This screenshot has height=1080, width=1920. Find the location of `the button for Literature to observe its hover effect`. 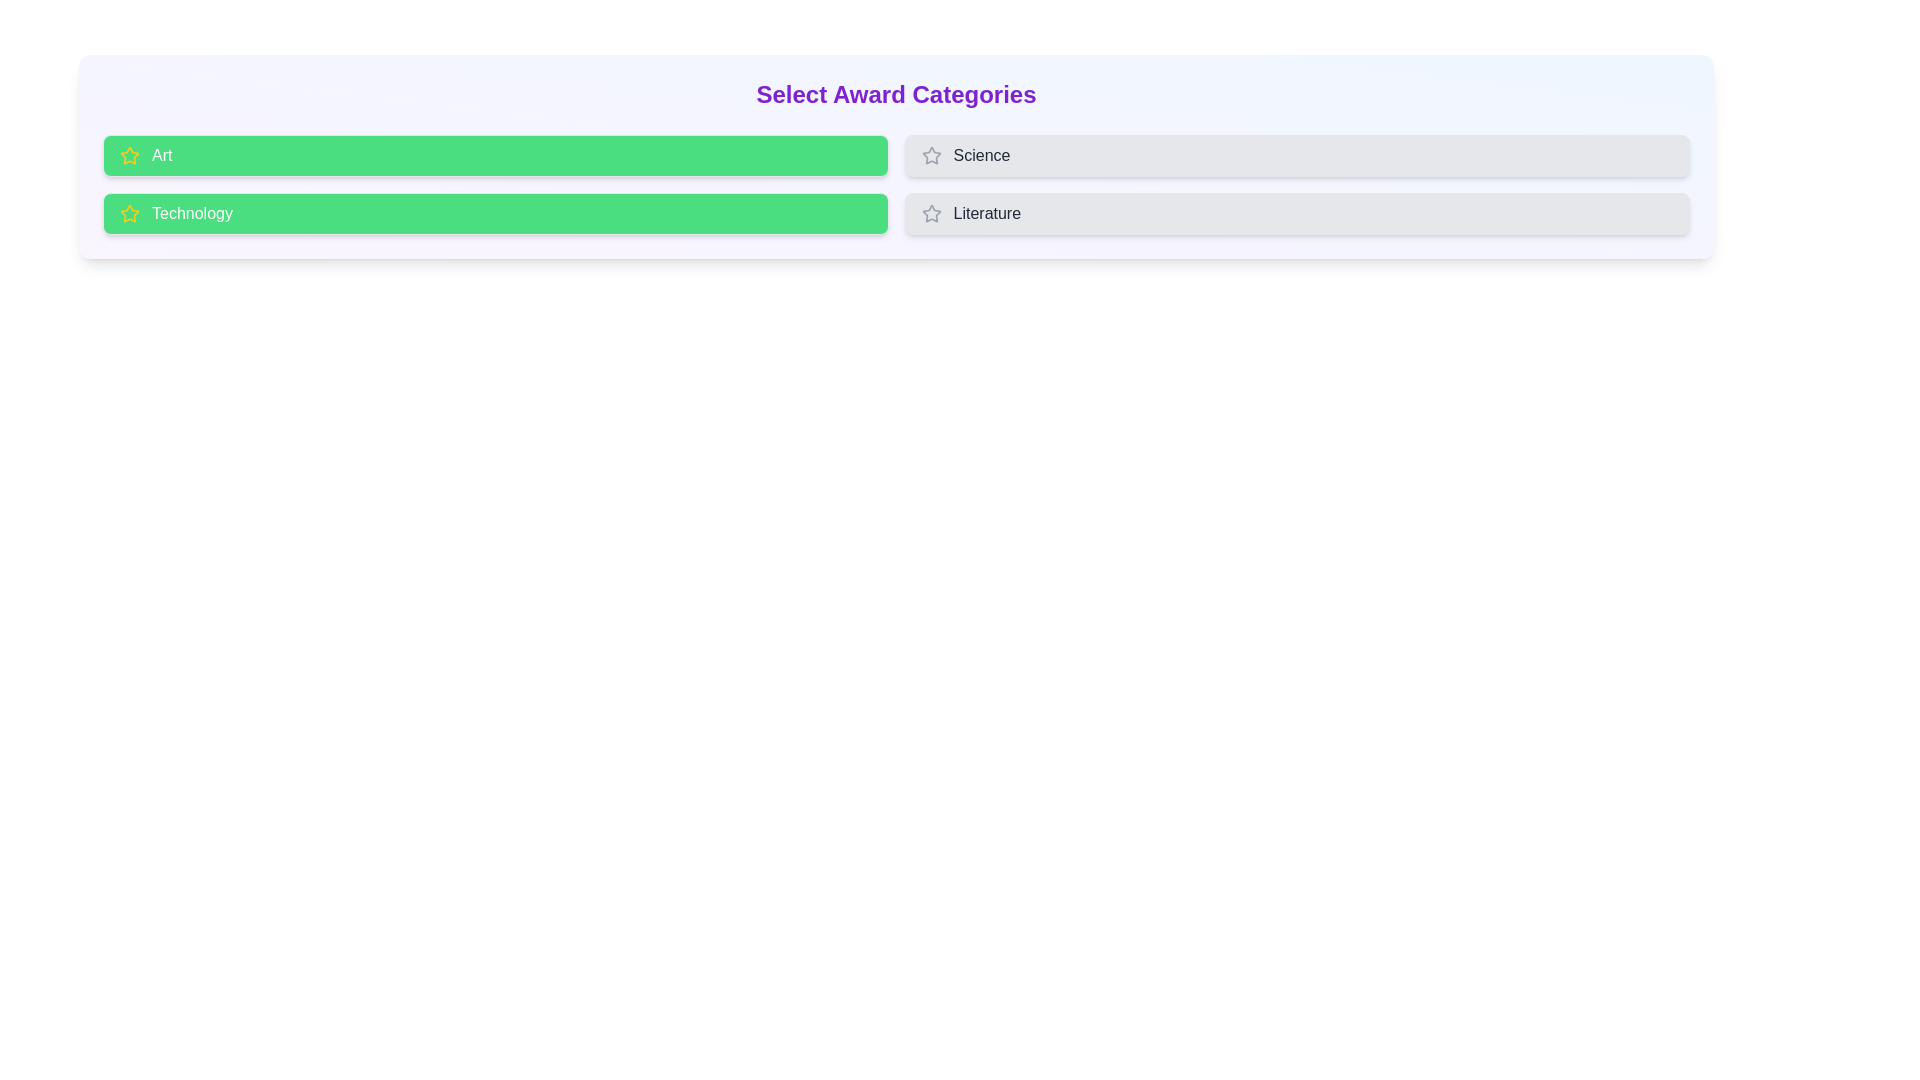

the button for Literature to observe its hover effect is located at coordinates (1297, 213).